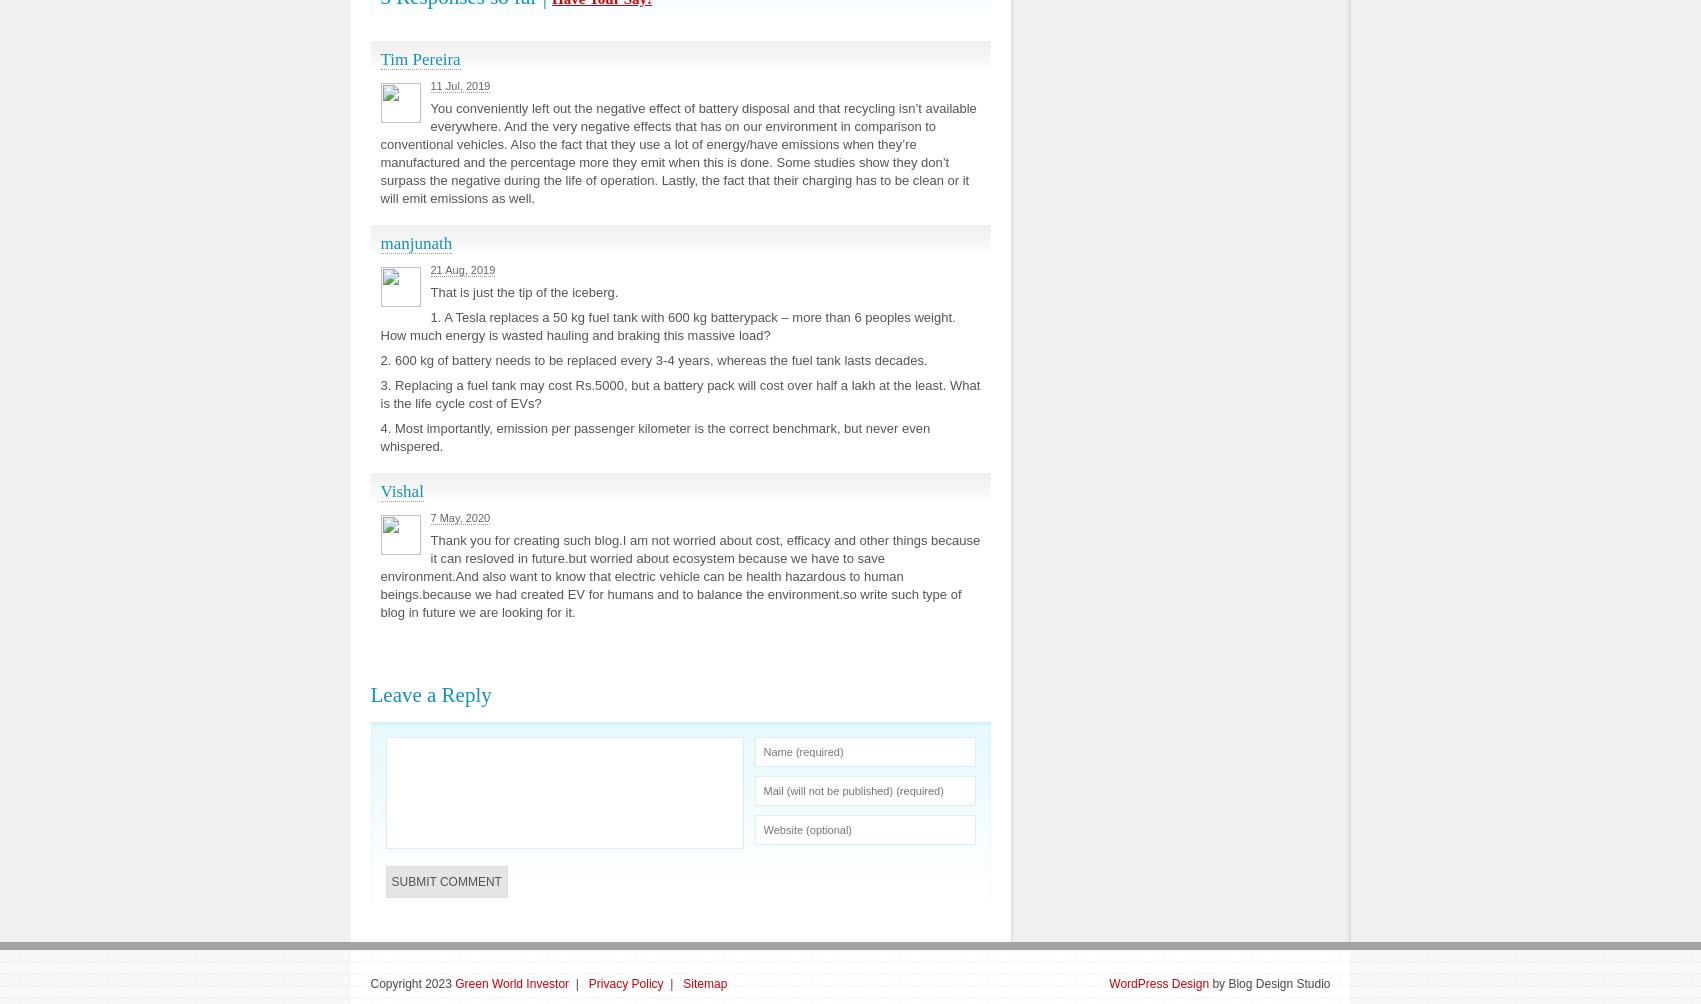 Image resolution: width=1701 pixels, height=1004 pixels. Describe the element at coordinates (652, 360) in the screenshot. I see `'2. 600 kg of battery needs to be replaced every 3-4 years, whereas the fuel tank lasts decades.'` at that location.